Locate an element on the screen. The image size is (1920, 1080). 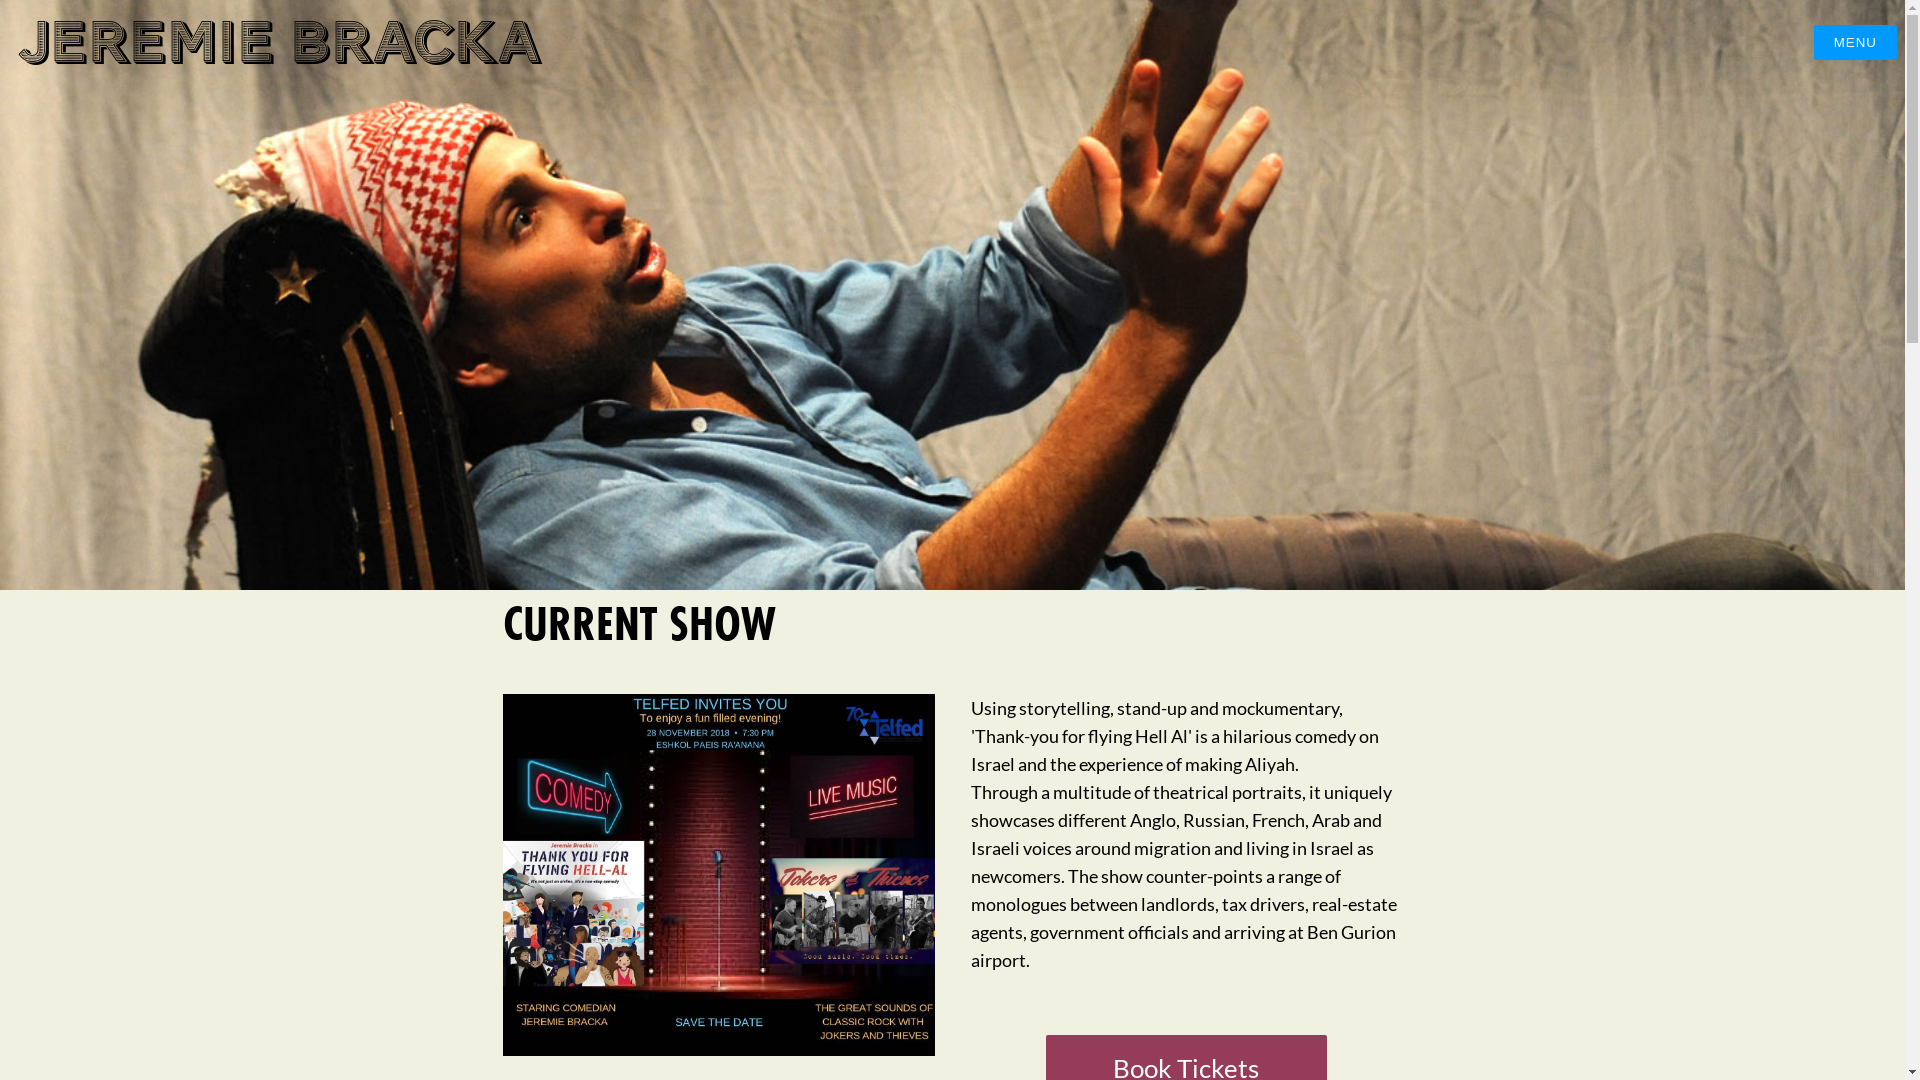
'MENU' is located at coordinates (1814, 42).